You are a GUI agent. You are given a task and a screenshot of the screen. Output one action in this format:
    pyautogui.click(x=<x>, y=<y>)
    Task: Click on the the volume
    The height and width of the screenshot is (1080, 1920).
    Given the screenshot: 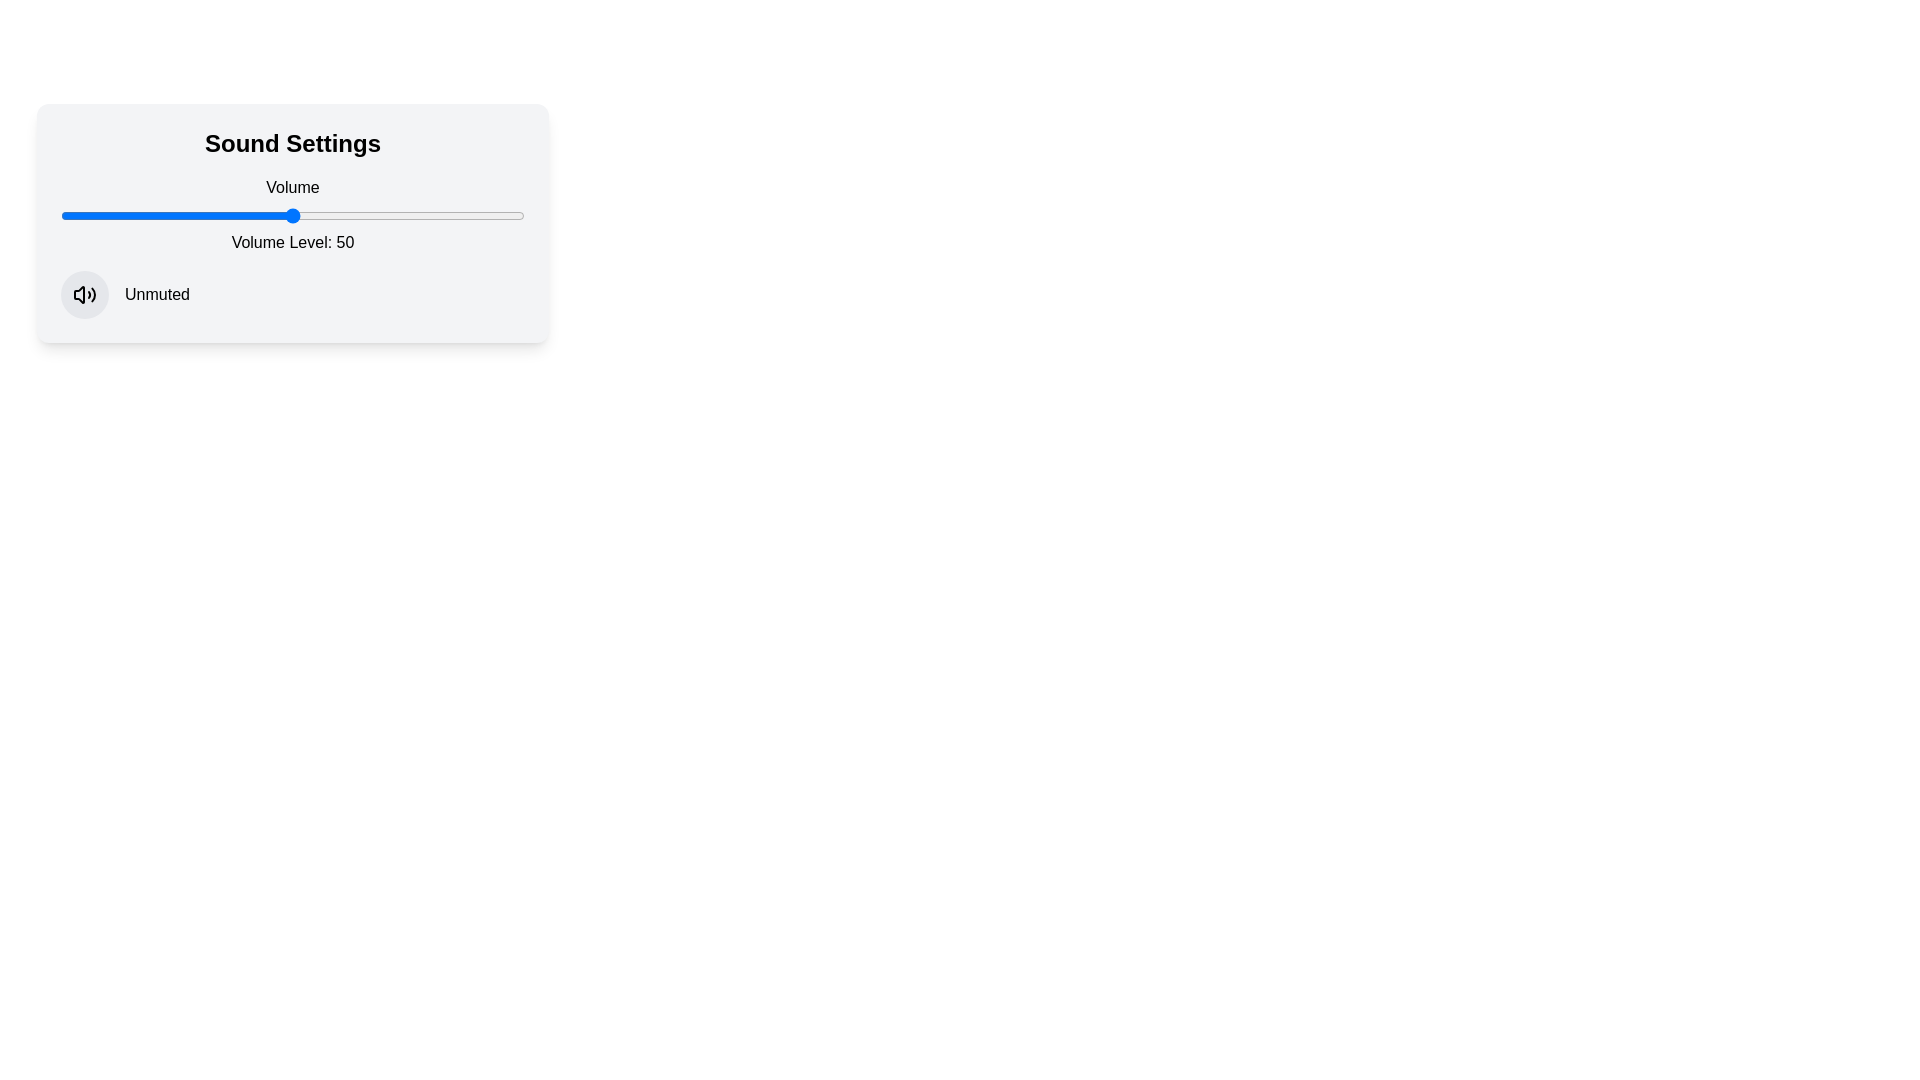 What is the action you would take?
    pyautogui.click(x=278, y=216)
    